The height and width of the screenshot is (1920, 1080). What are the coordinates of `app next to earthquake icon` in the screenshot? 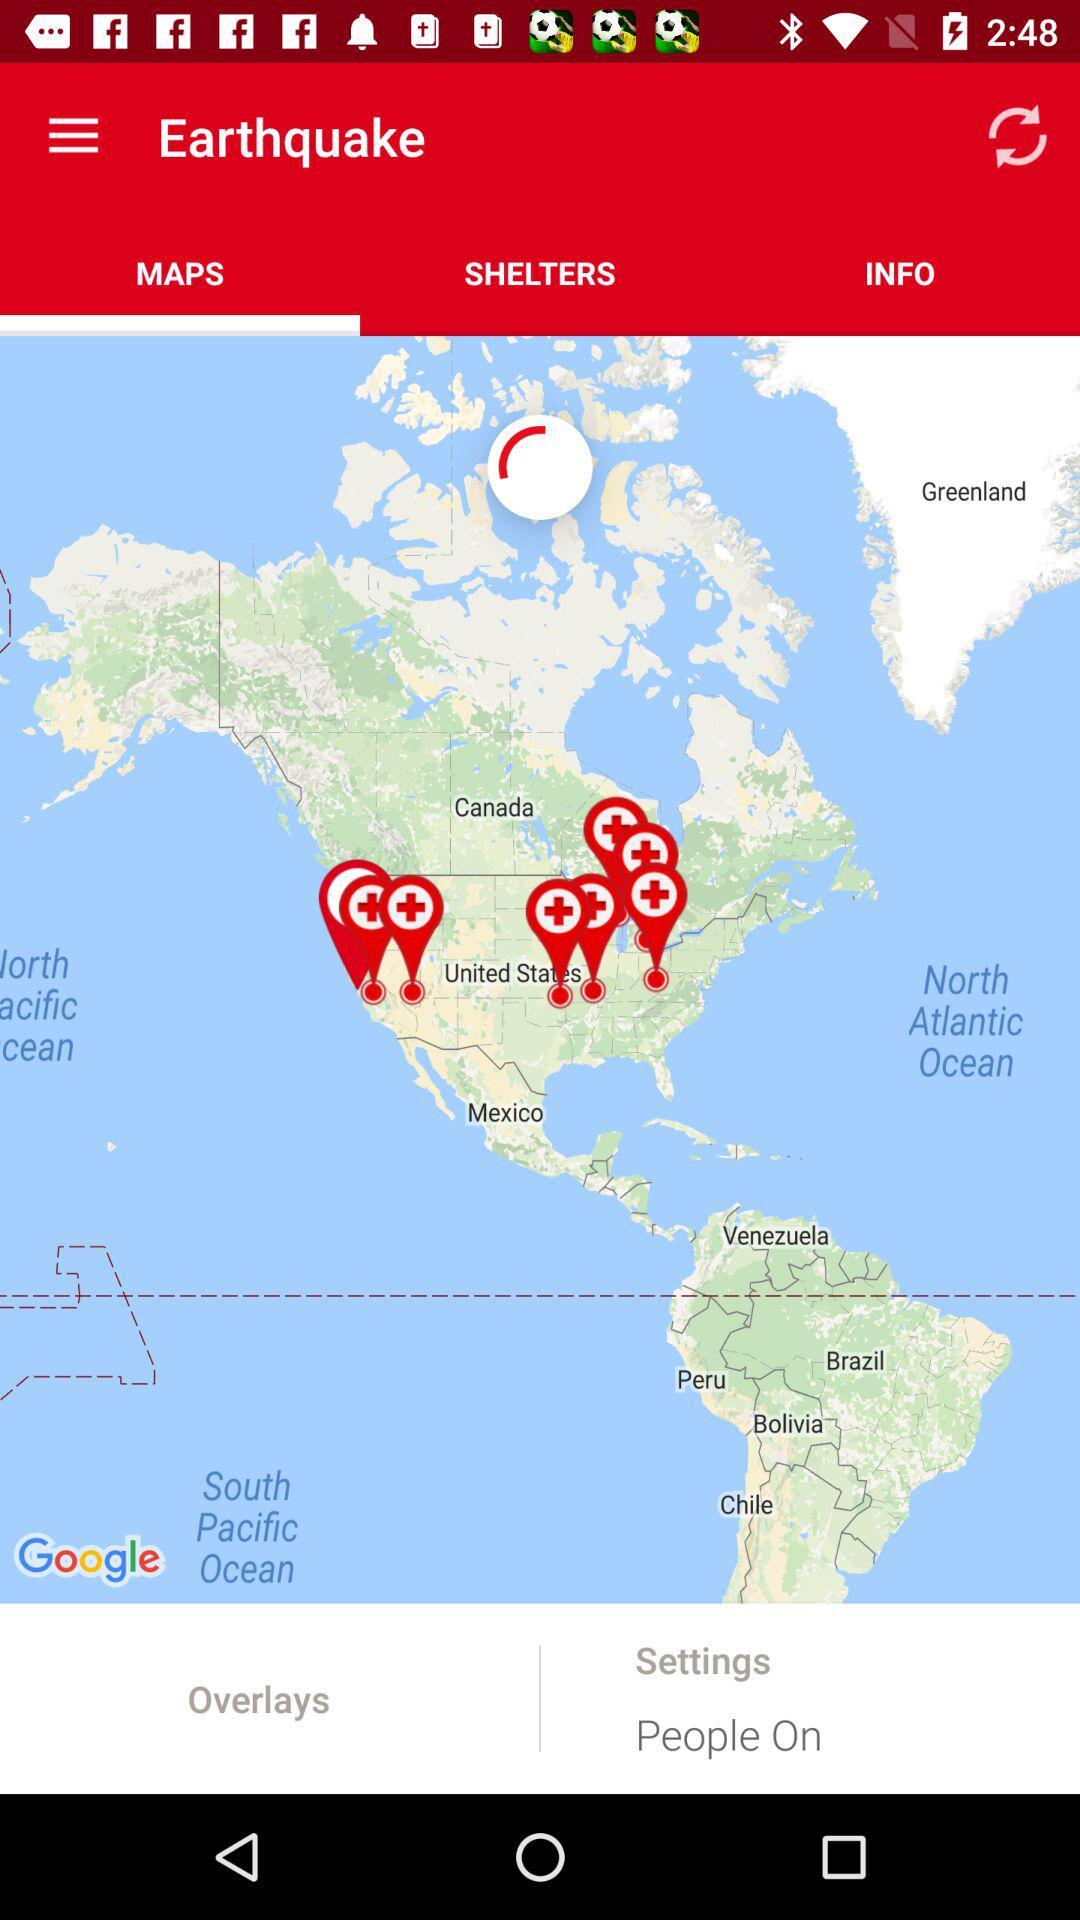 It's located at (72, 135).